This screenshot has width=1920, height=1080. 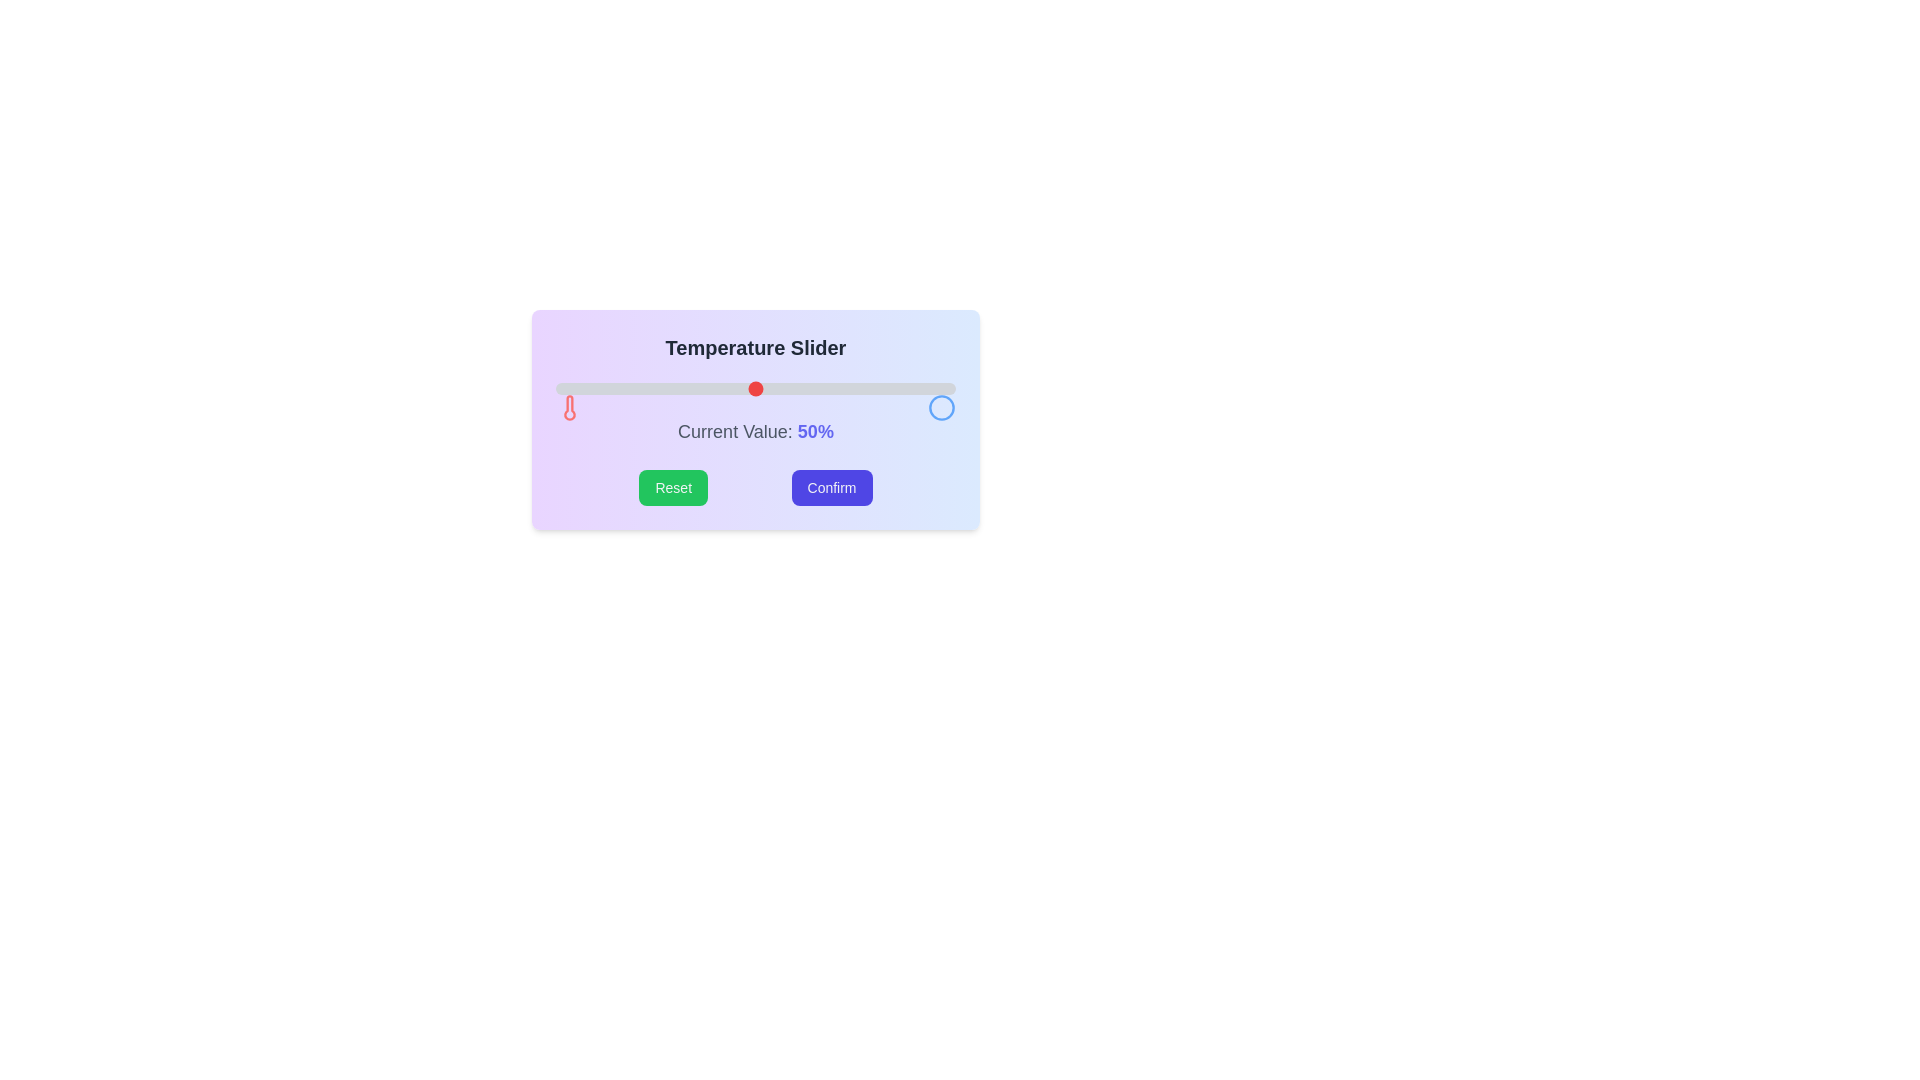 What do you see at coordinates (875, 389) in the screenshot?
I see `the slider to set the value to 80` at bounding box center [875, 389].